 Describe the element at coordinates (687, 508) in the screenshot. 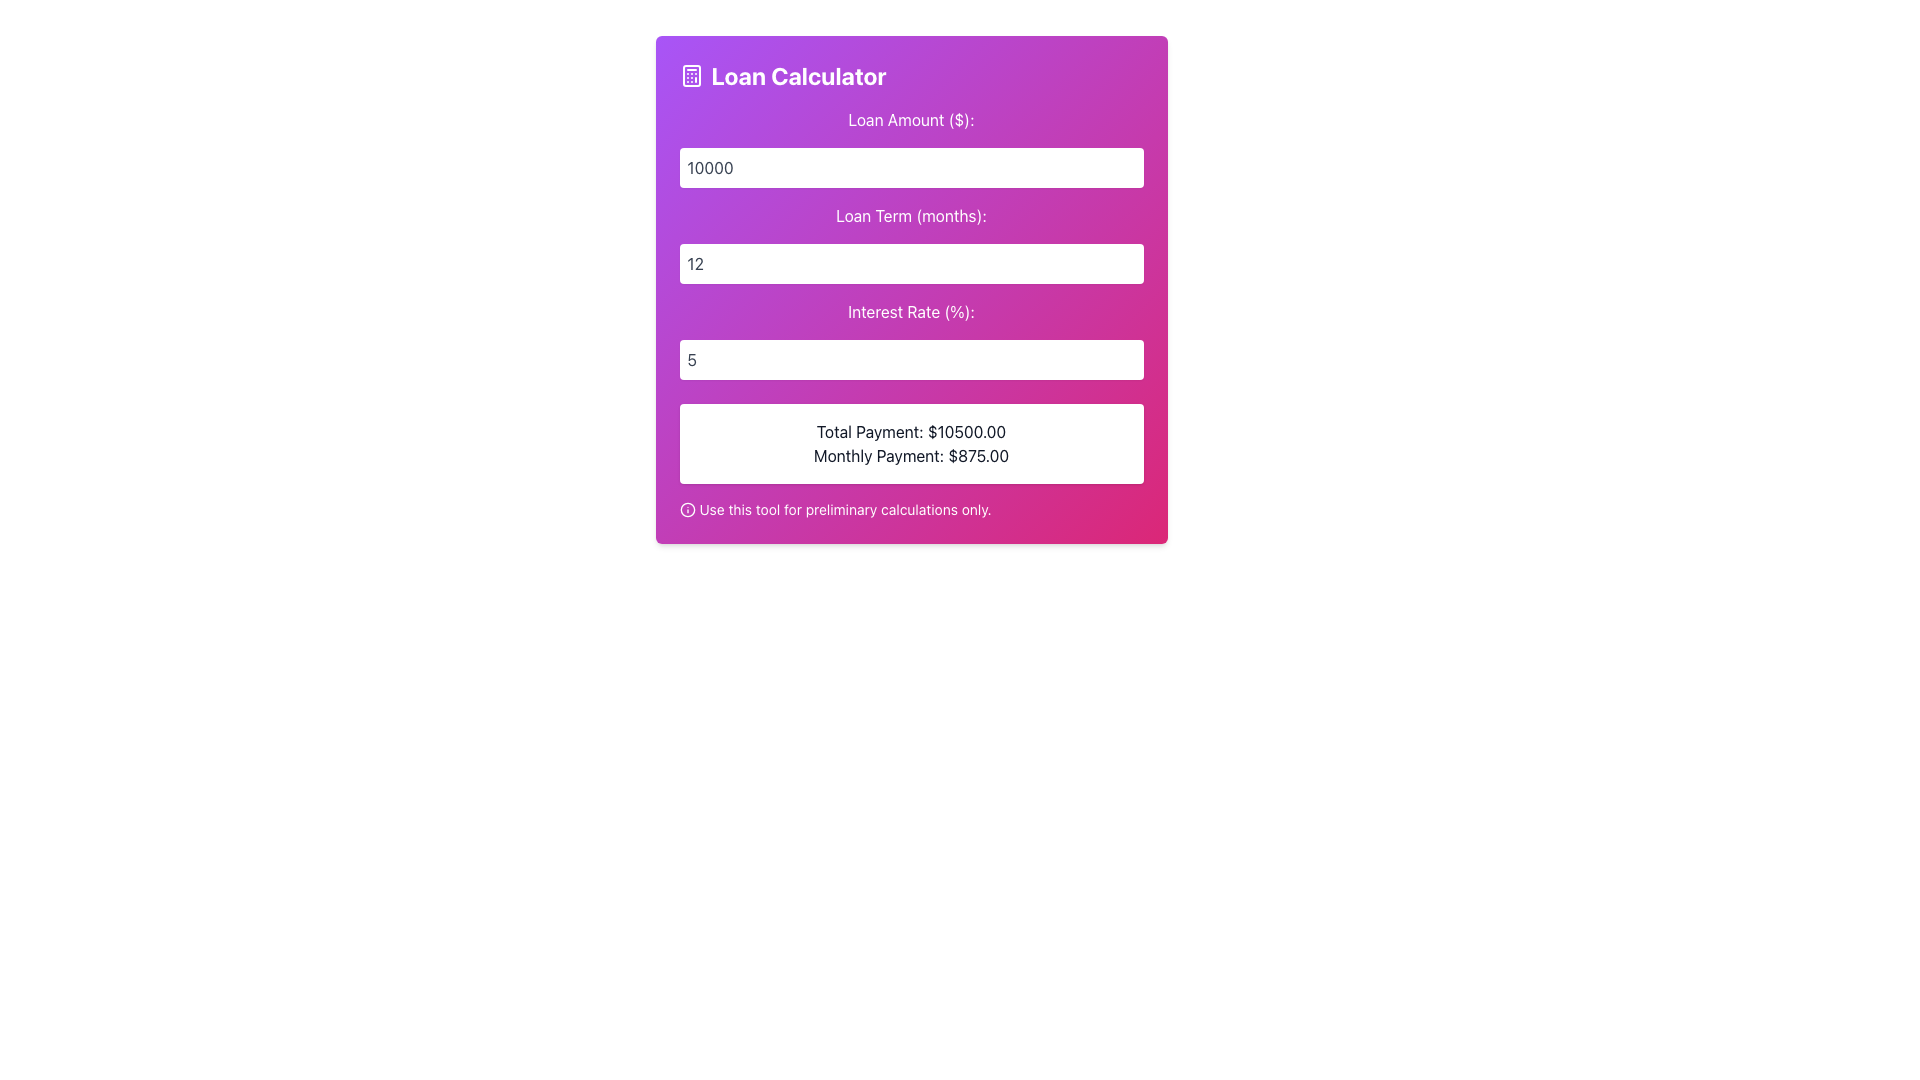

I see `the Info Symbol icon located at the bottom left of the visible card interface, which indicates additional information about the tool's usage` at that location.